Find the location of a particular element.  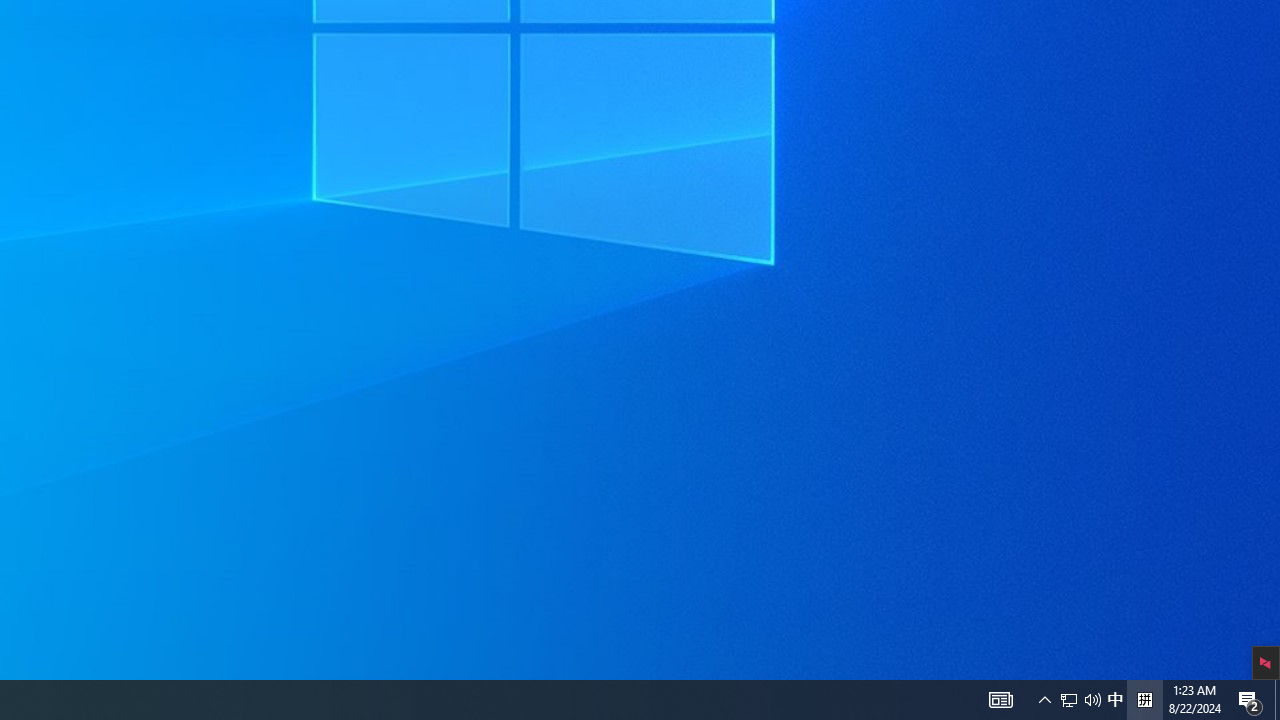

'Q2790: 100%' is located at coordinates (1114, 698).